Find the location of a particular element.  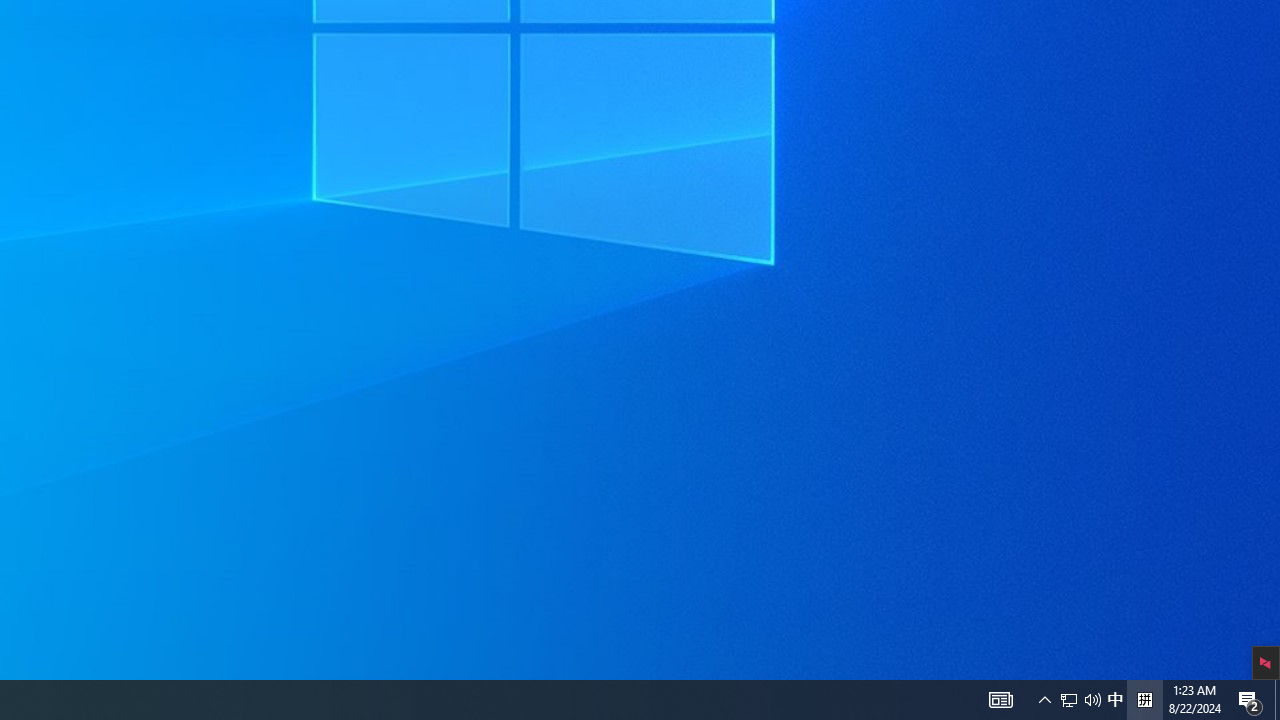

'Q2790: 100%' is located at coordinates (1114, 698).